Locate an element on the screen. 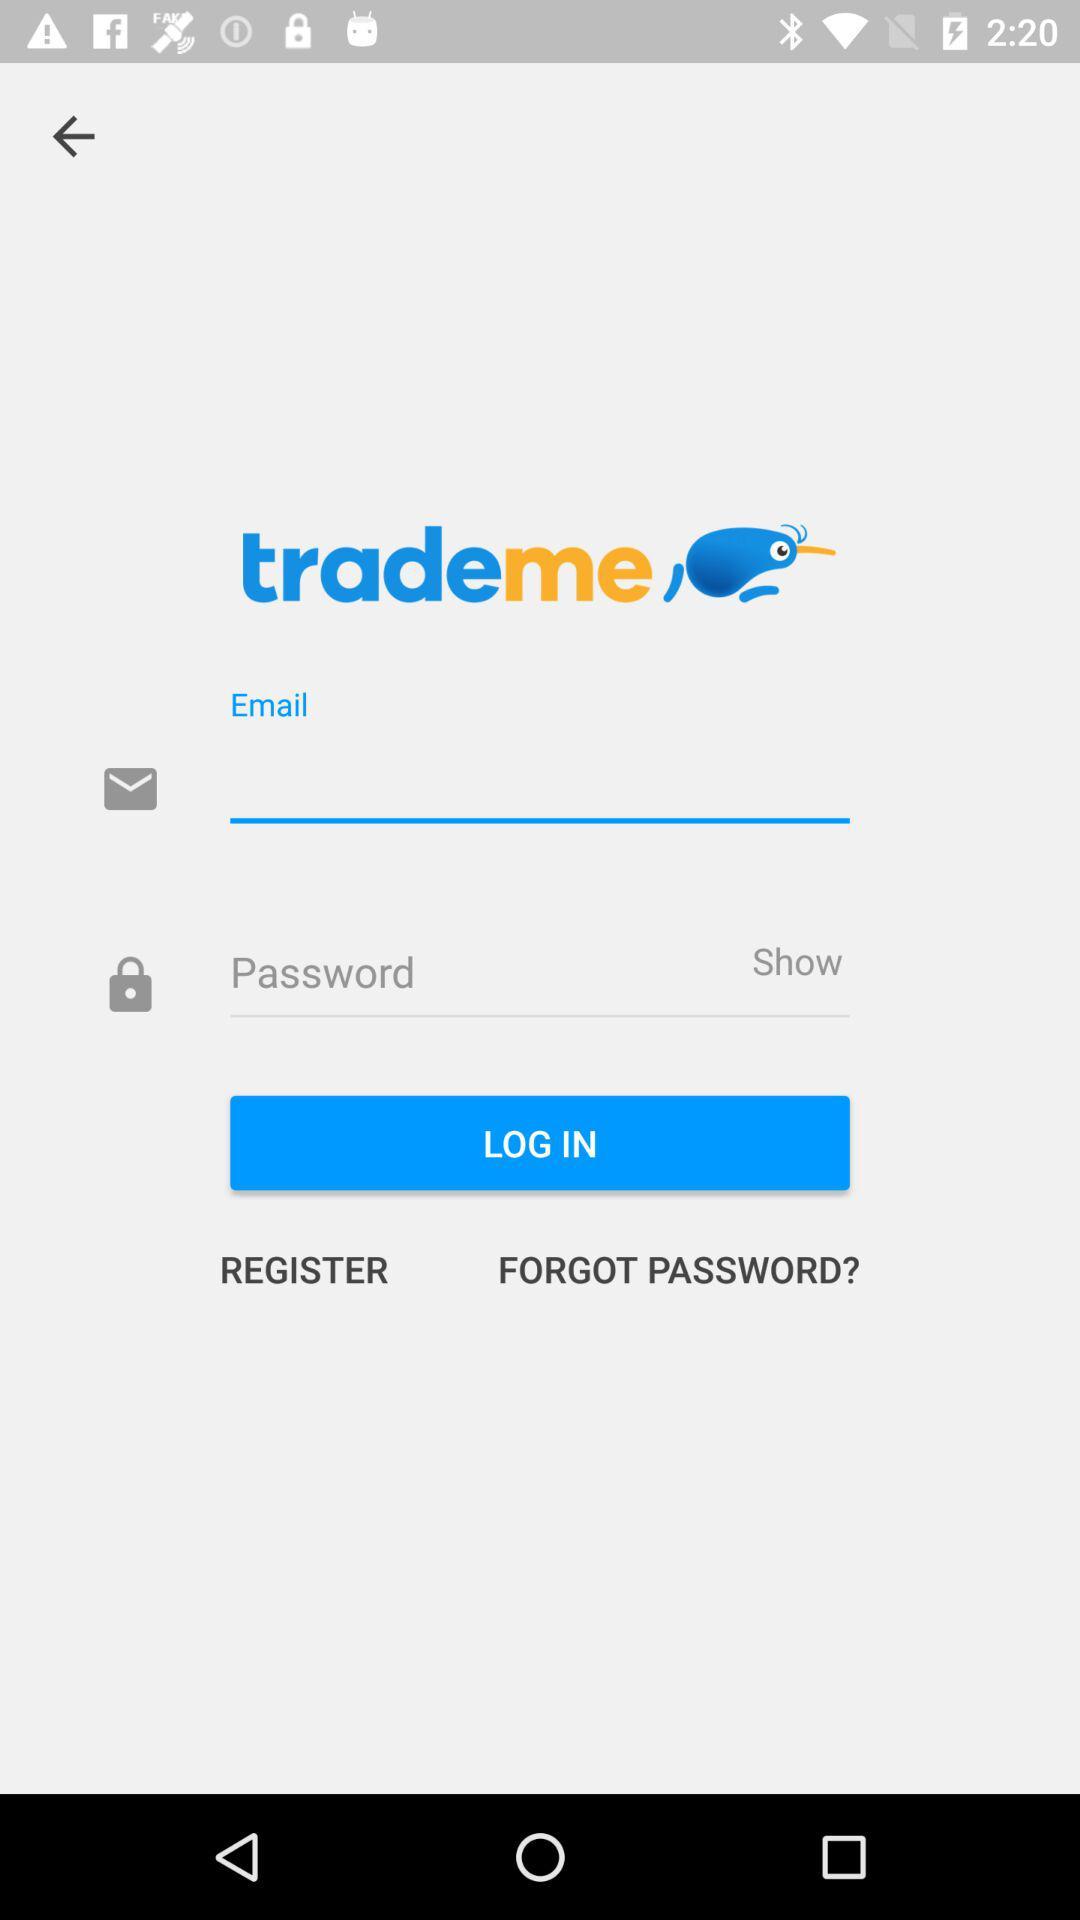  email line is located at coordinates (540, 777).